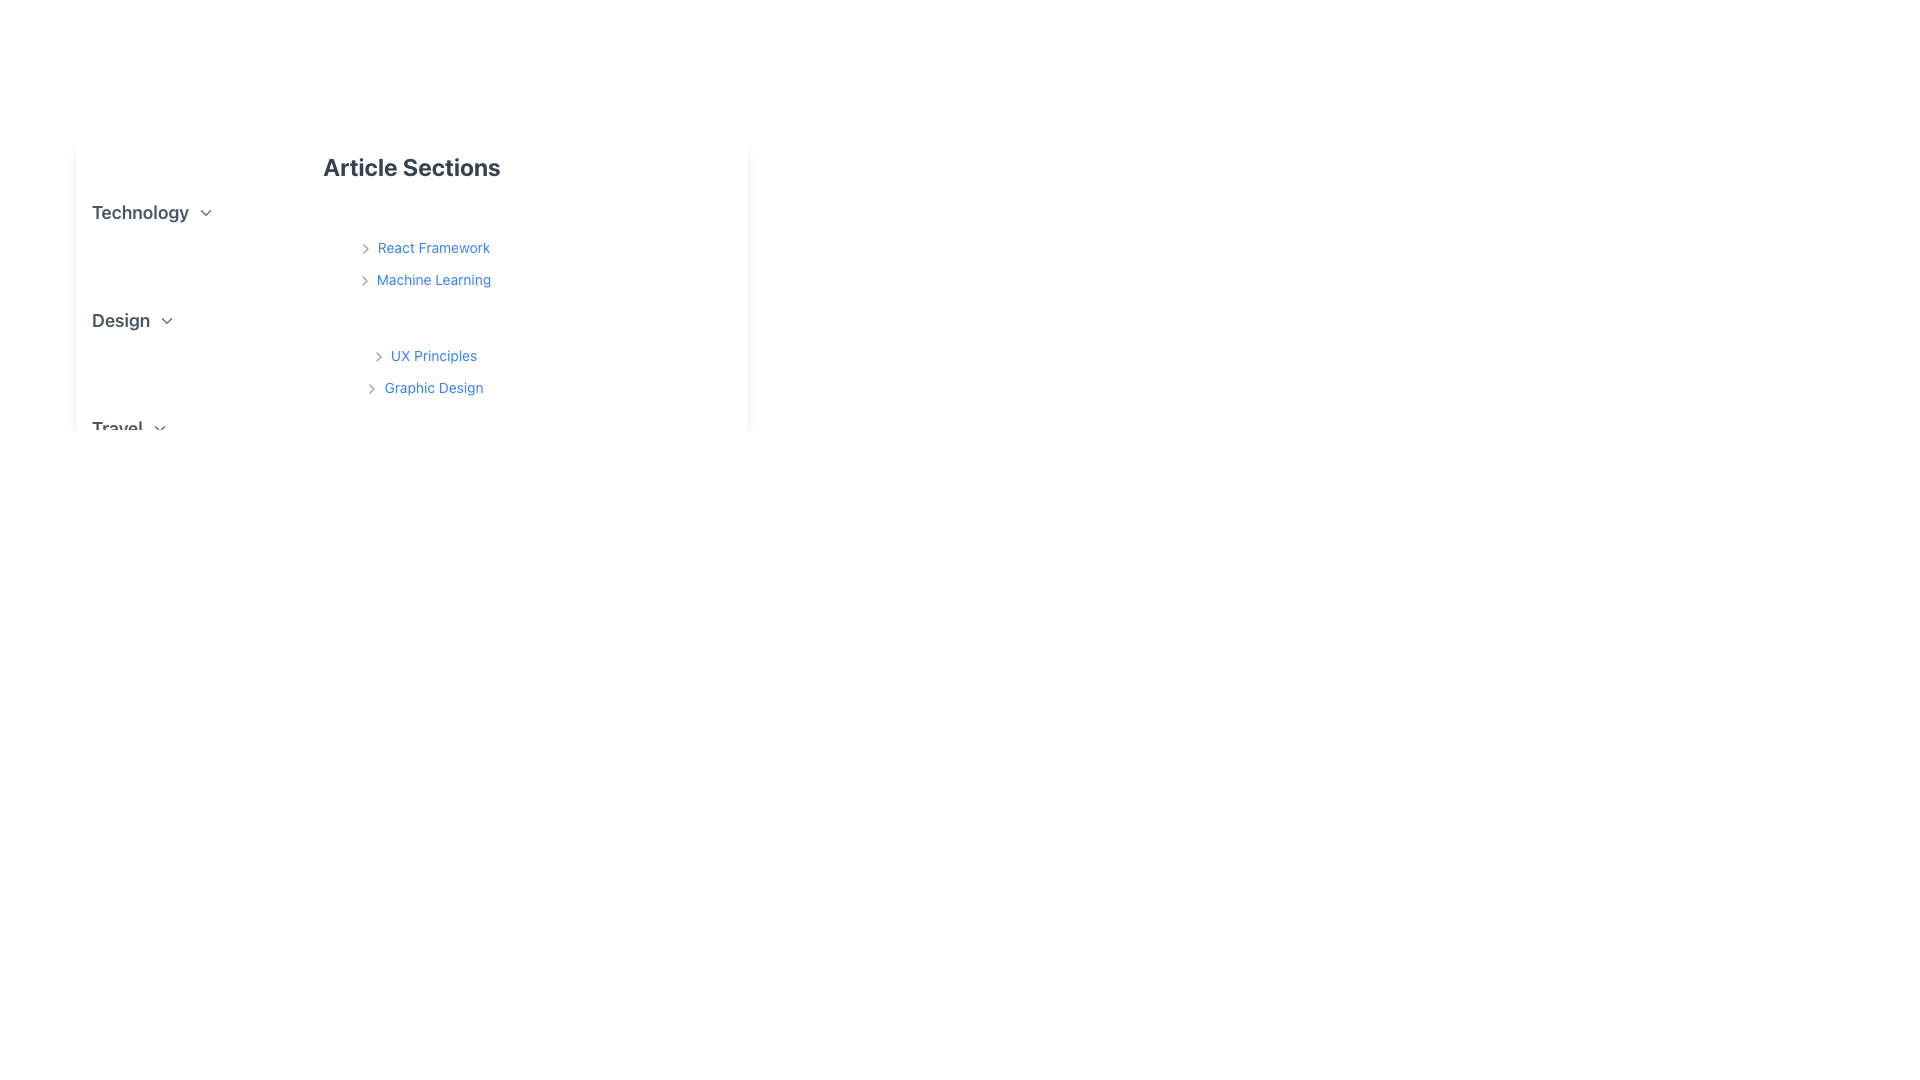 This screenshot has height=1080, width=1920. Describe the element at coordinates (422, 278) in the screenshot. I see `the hyperlink with decorative icon that serves as a navigation link for the 'Machine Learning' section to redirect users to its associated content` at that location.